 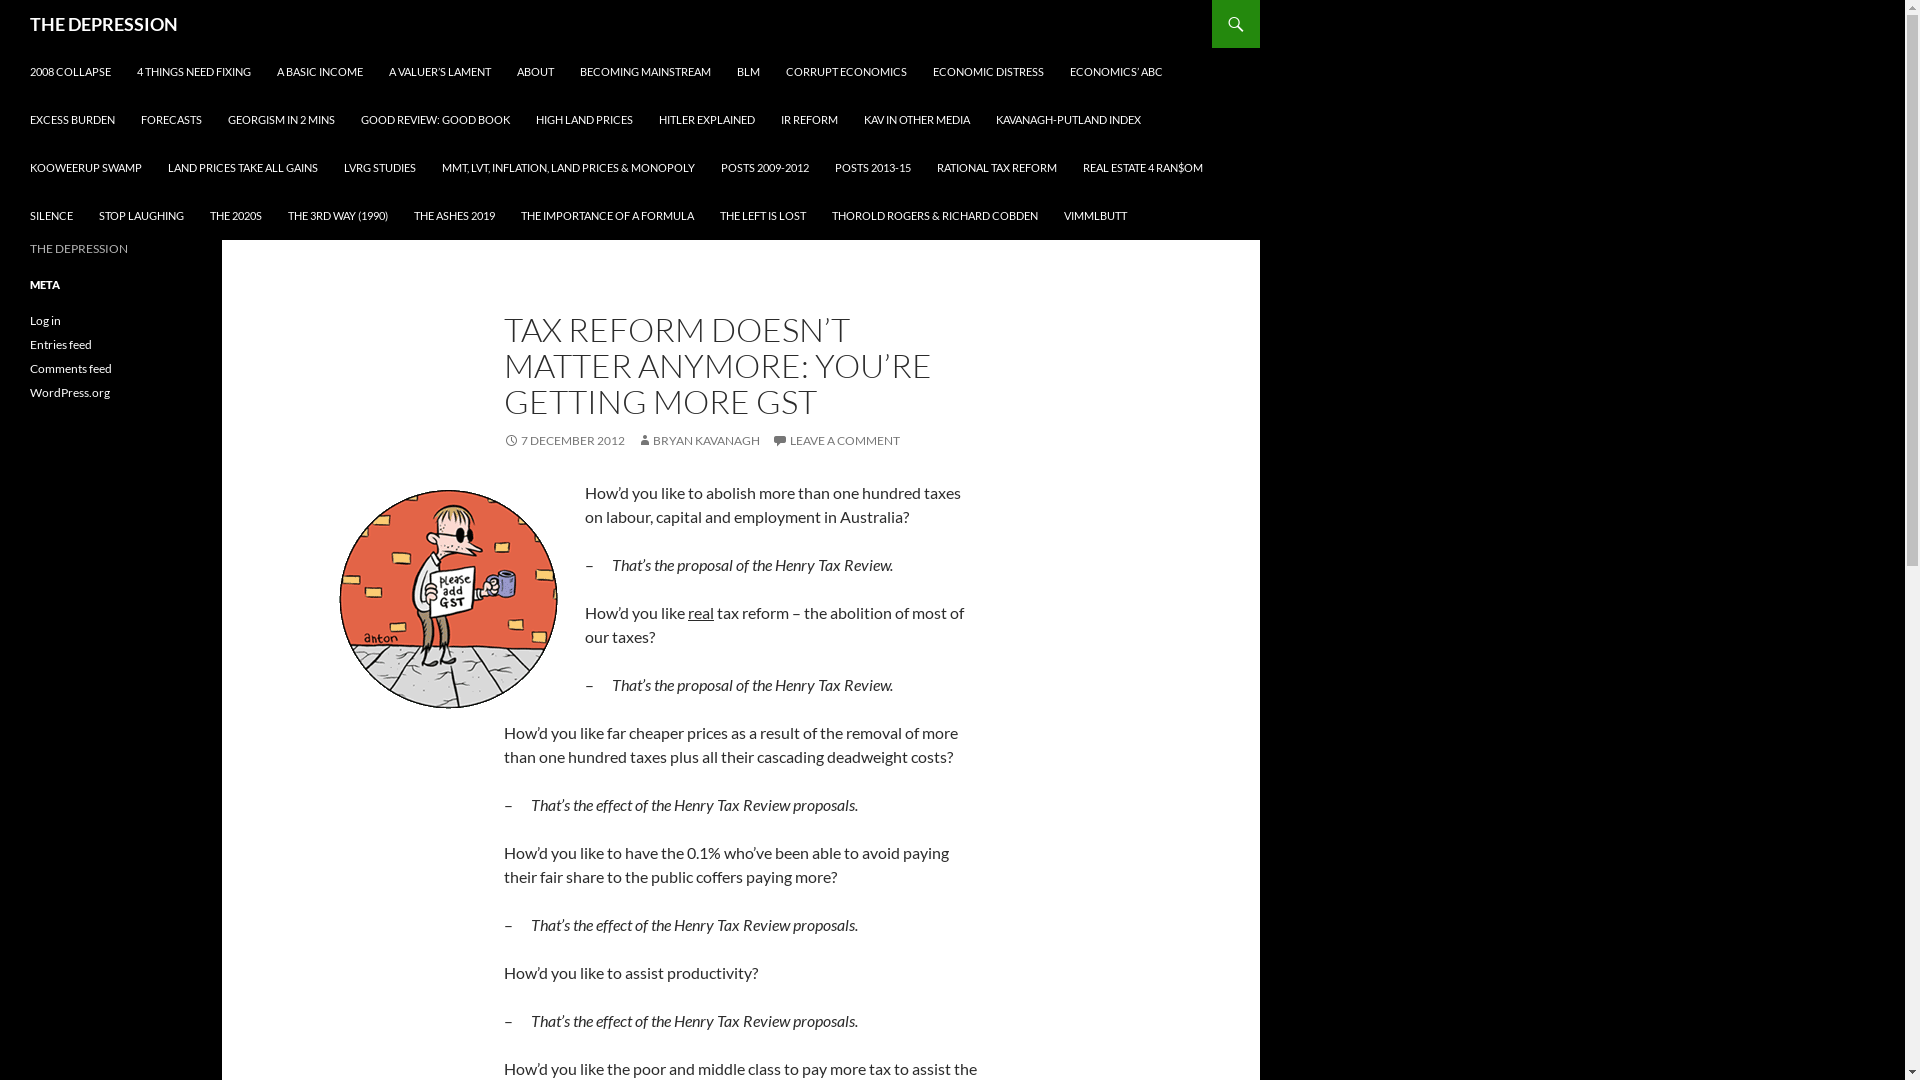 I want to click on 'ABOUT', so click(x=535, y=71).